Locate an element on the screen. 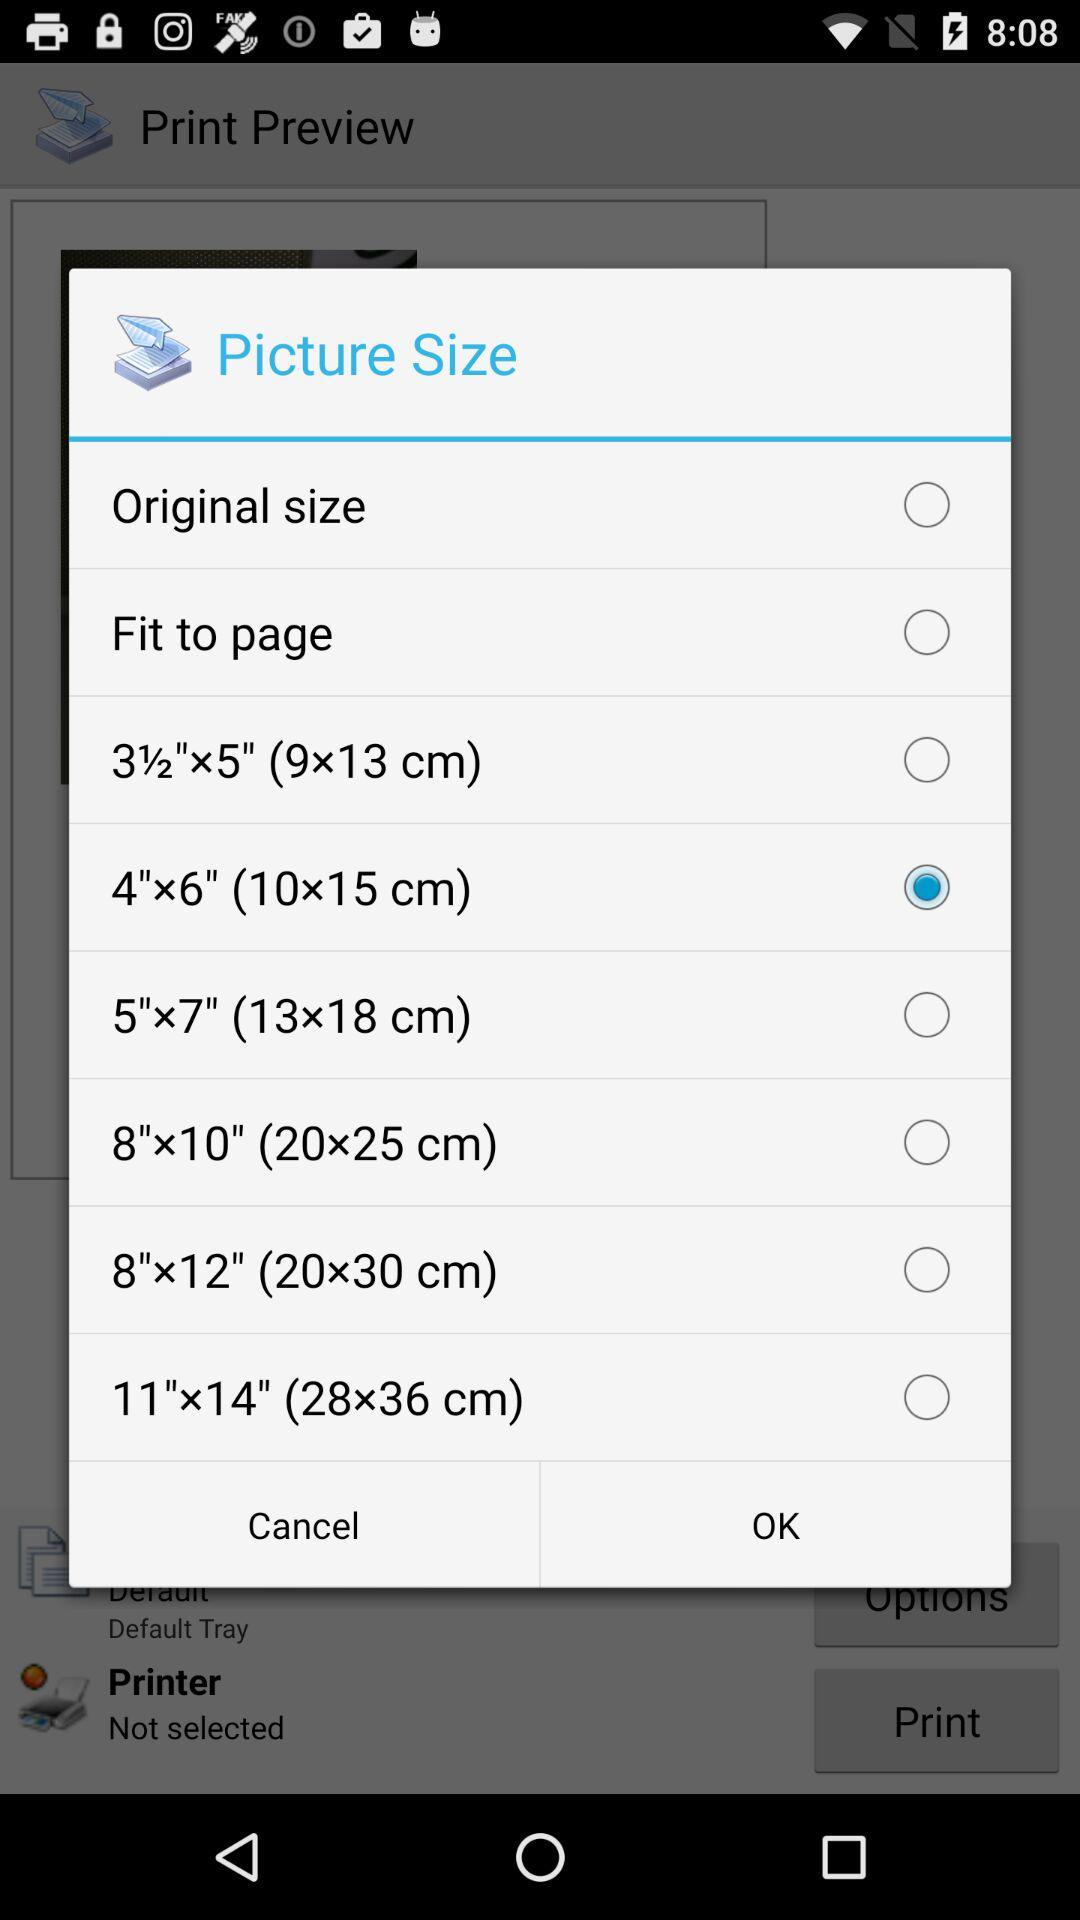 The image size is (1080, 1920). the icon below the 11 14 28 is located at coordinates (304, 1523).